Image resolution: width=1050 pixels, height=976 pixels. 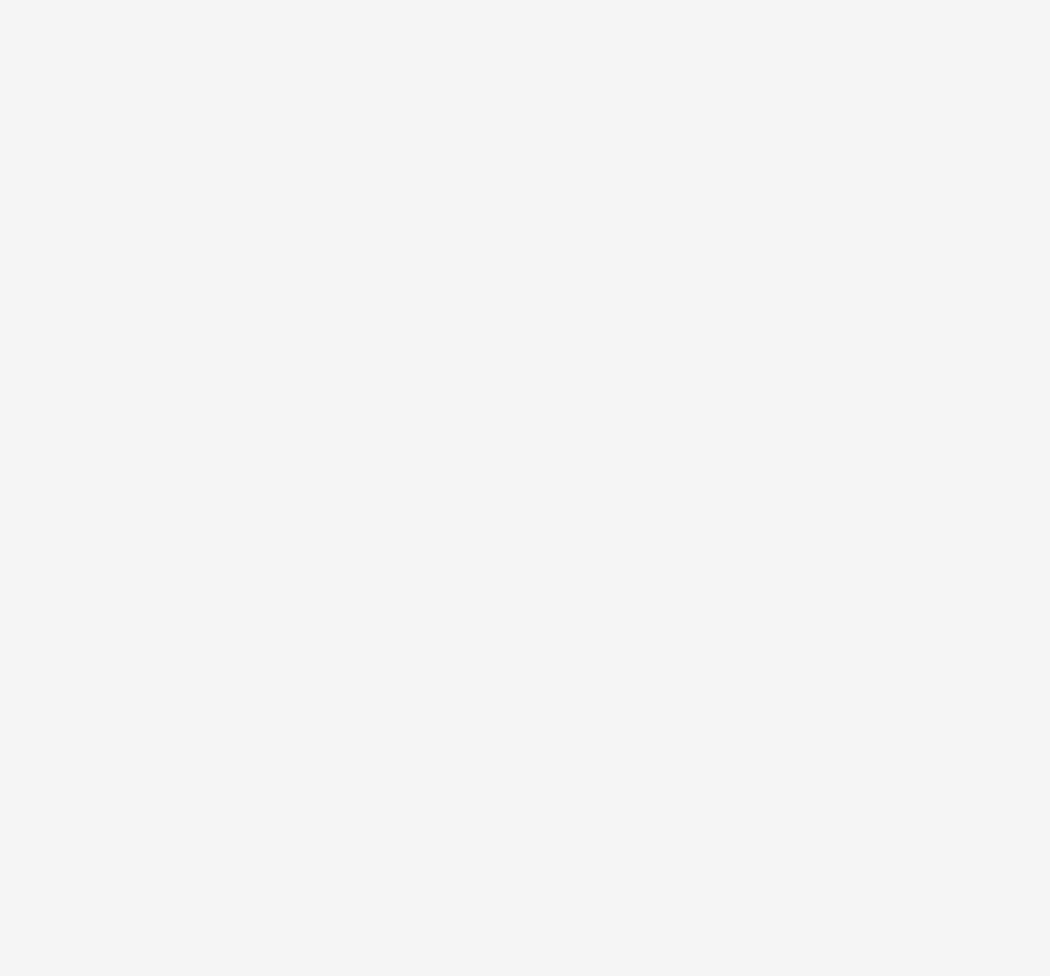 I want to click on 'Chauhar download full movie in hindi', so click(x=320, y=894).